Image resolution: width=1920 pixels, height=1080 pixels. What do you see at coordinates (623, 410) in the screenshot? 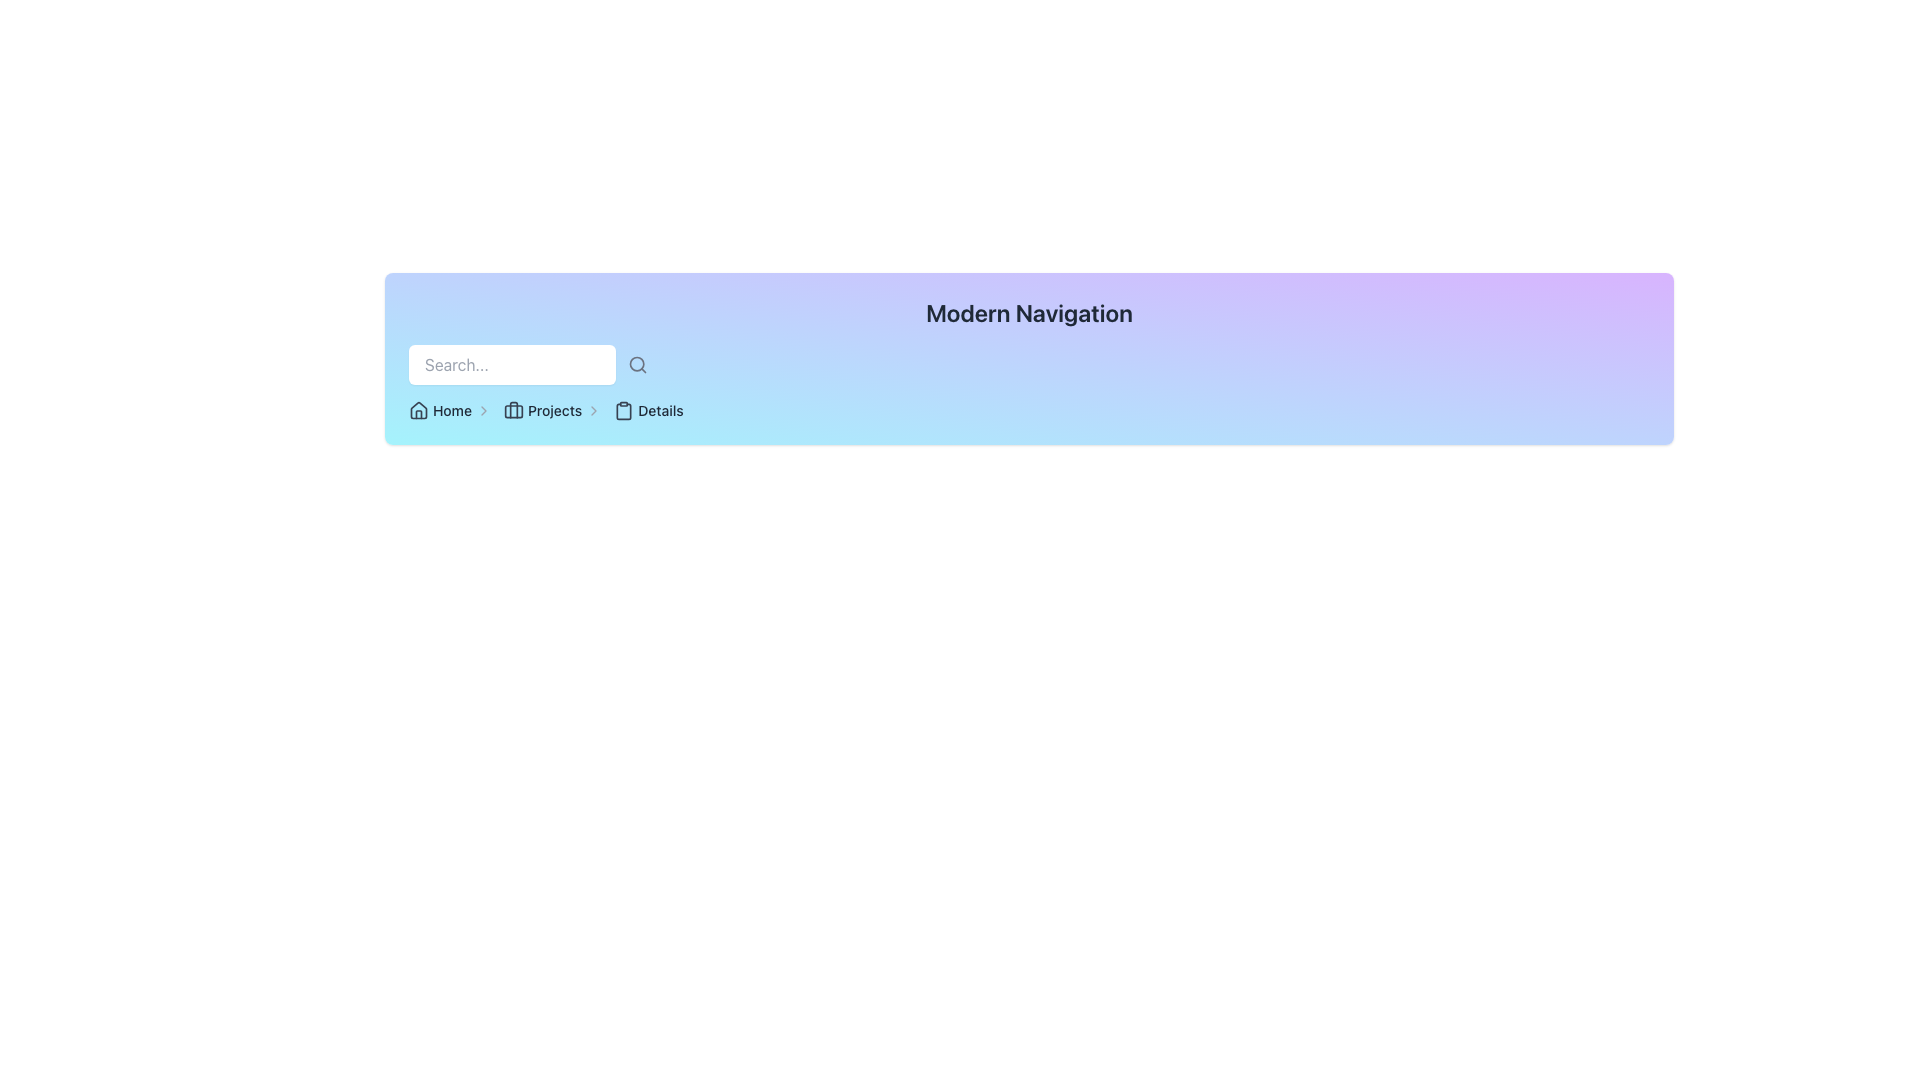
I see `the clipboard icon` at bounding box center [623, 410].